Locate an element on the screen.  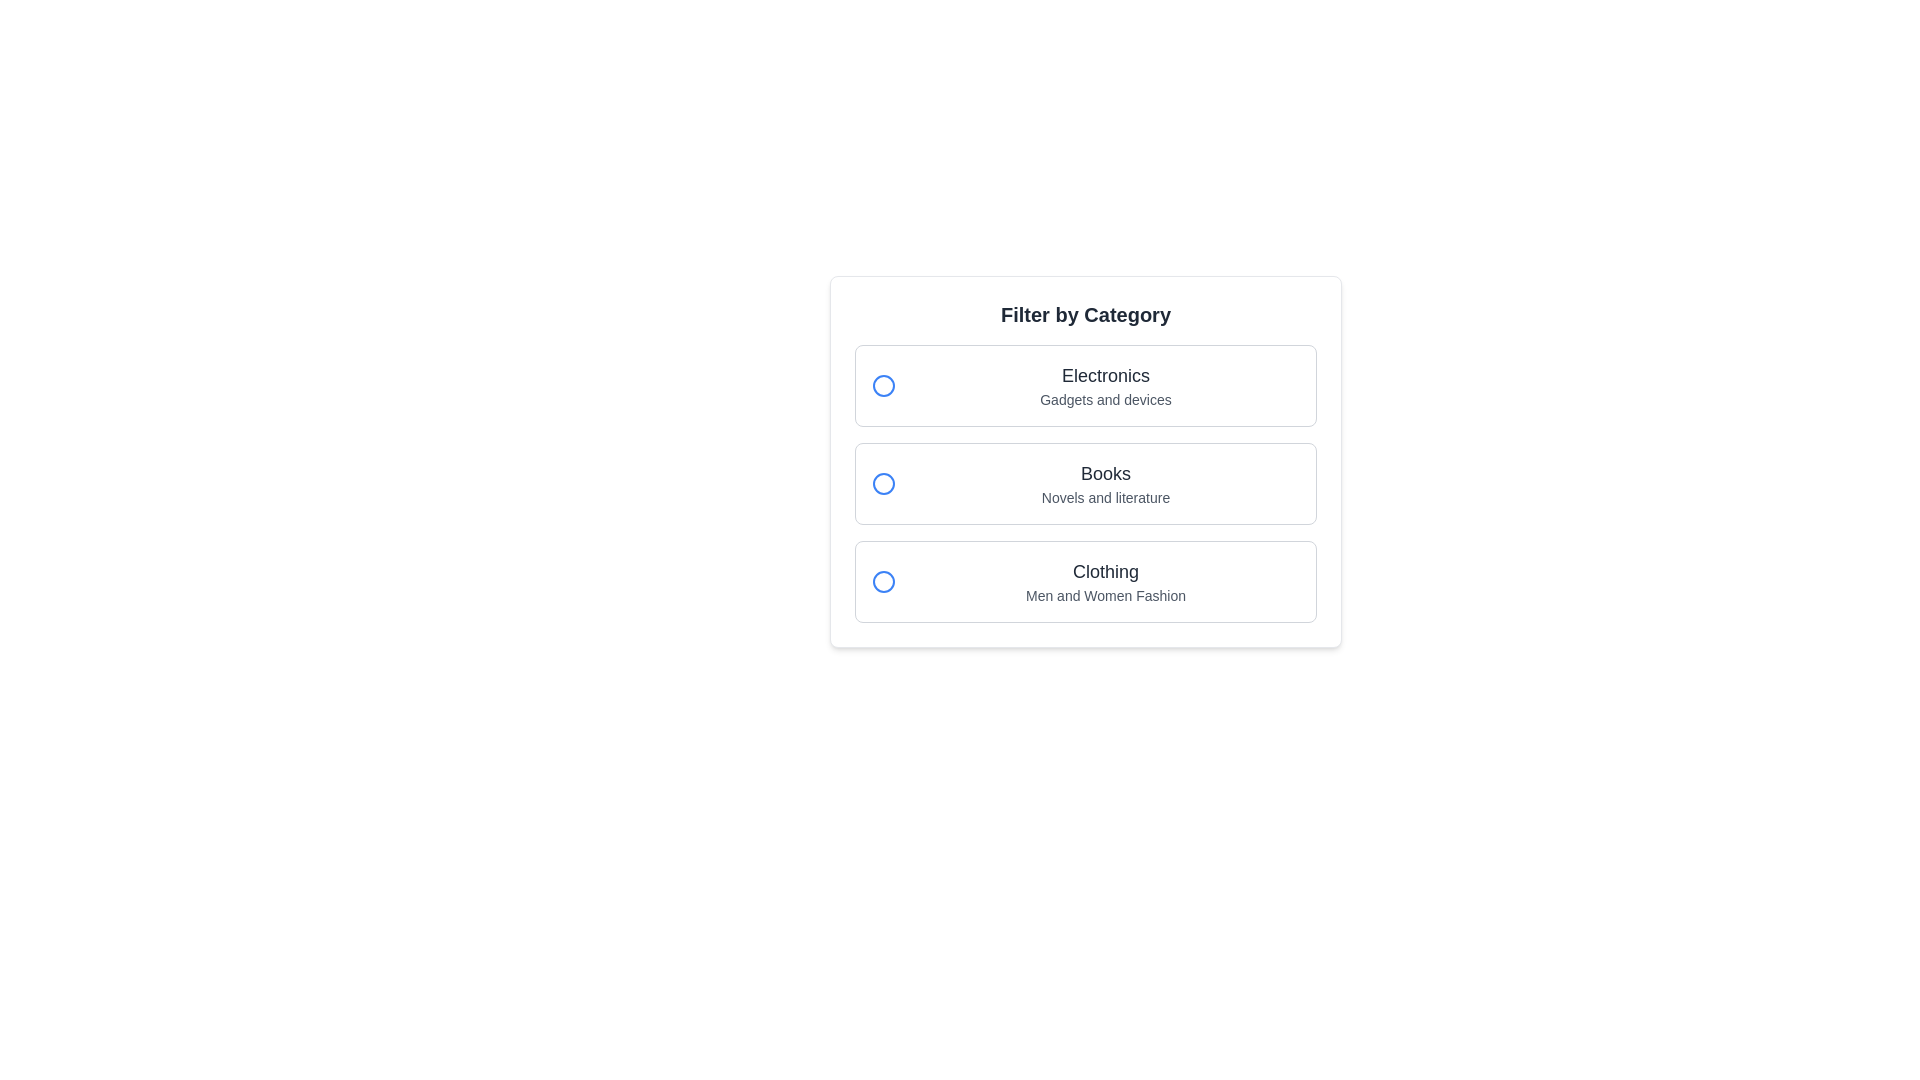
the circular marker or button located to the left of the 'Electronics' category in the vertical list is located at coordinates (882, 385).